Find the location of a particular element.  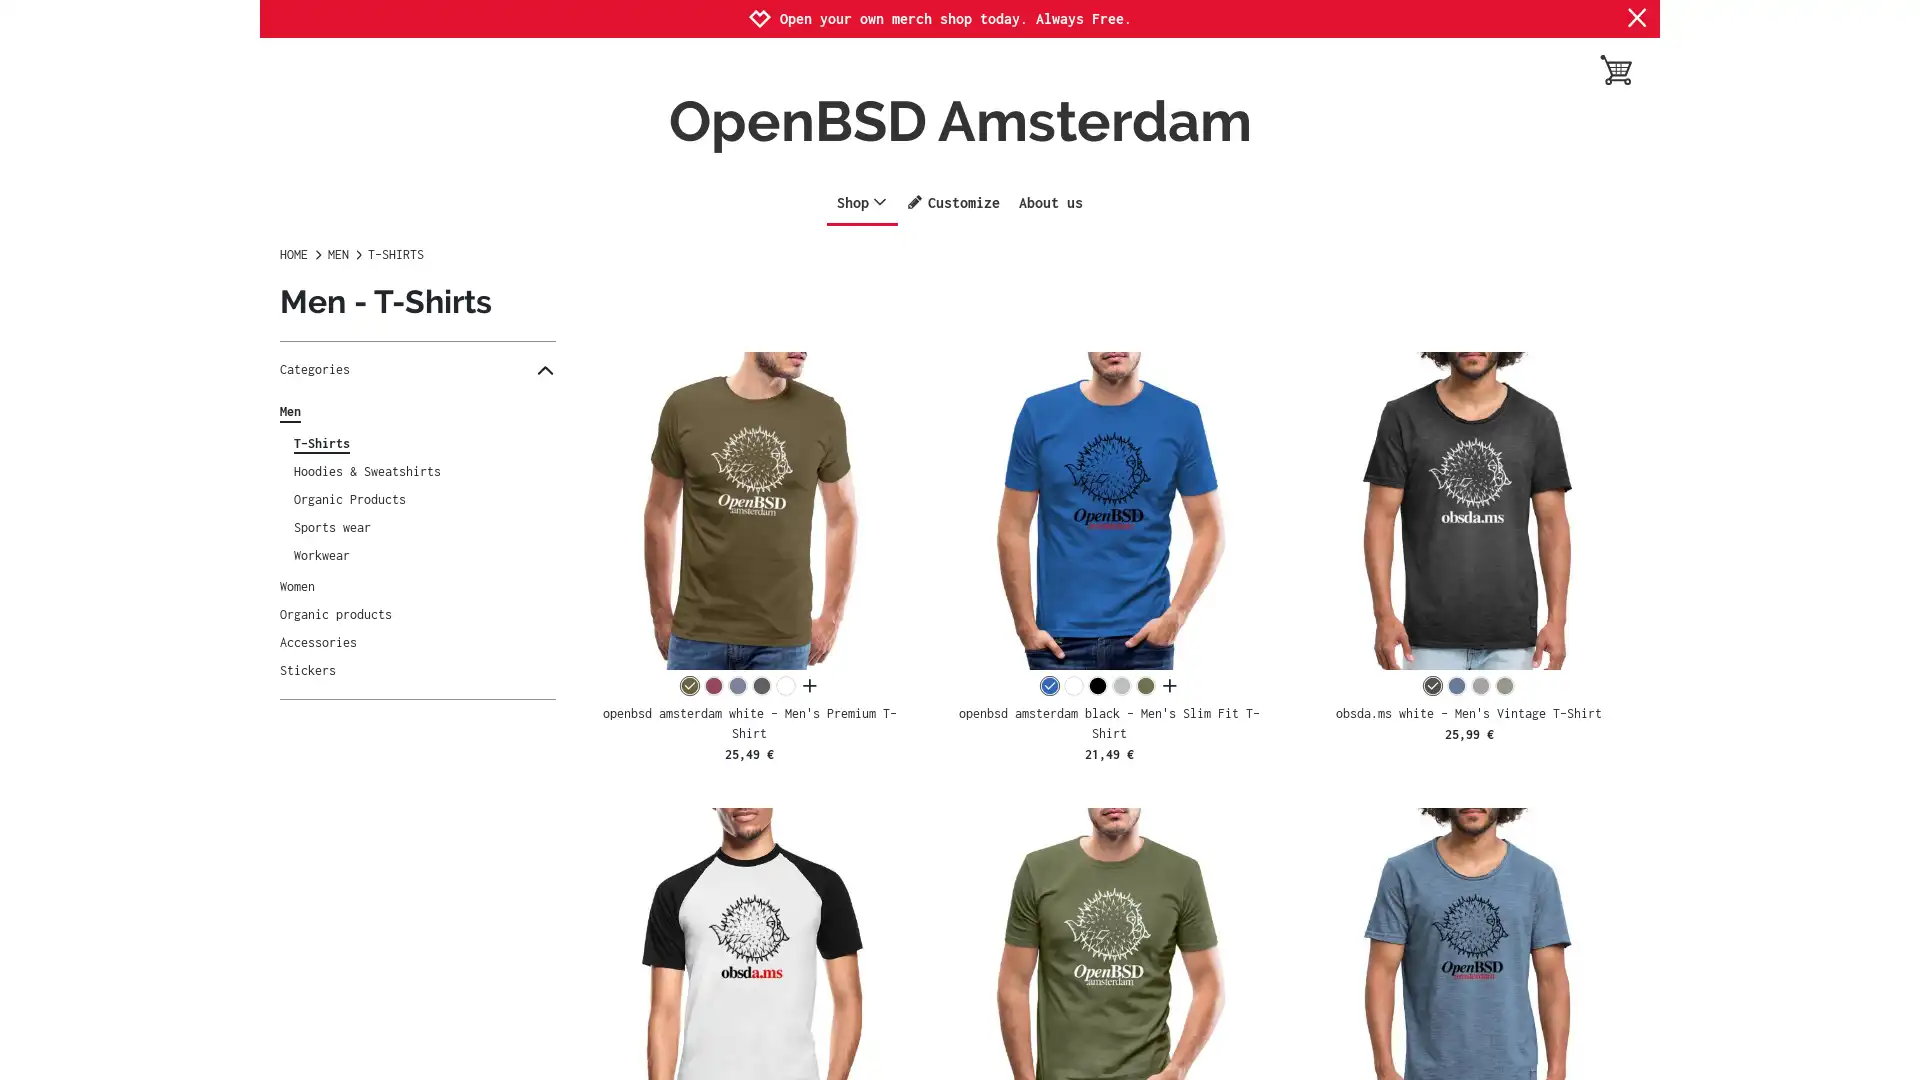

Categories is located at coordinates (416, 370).